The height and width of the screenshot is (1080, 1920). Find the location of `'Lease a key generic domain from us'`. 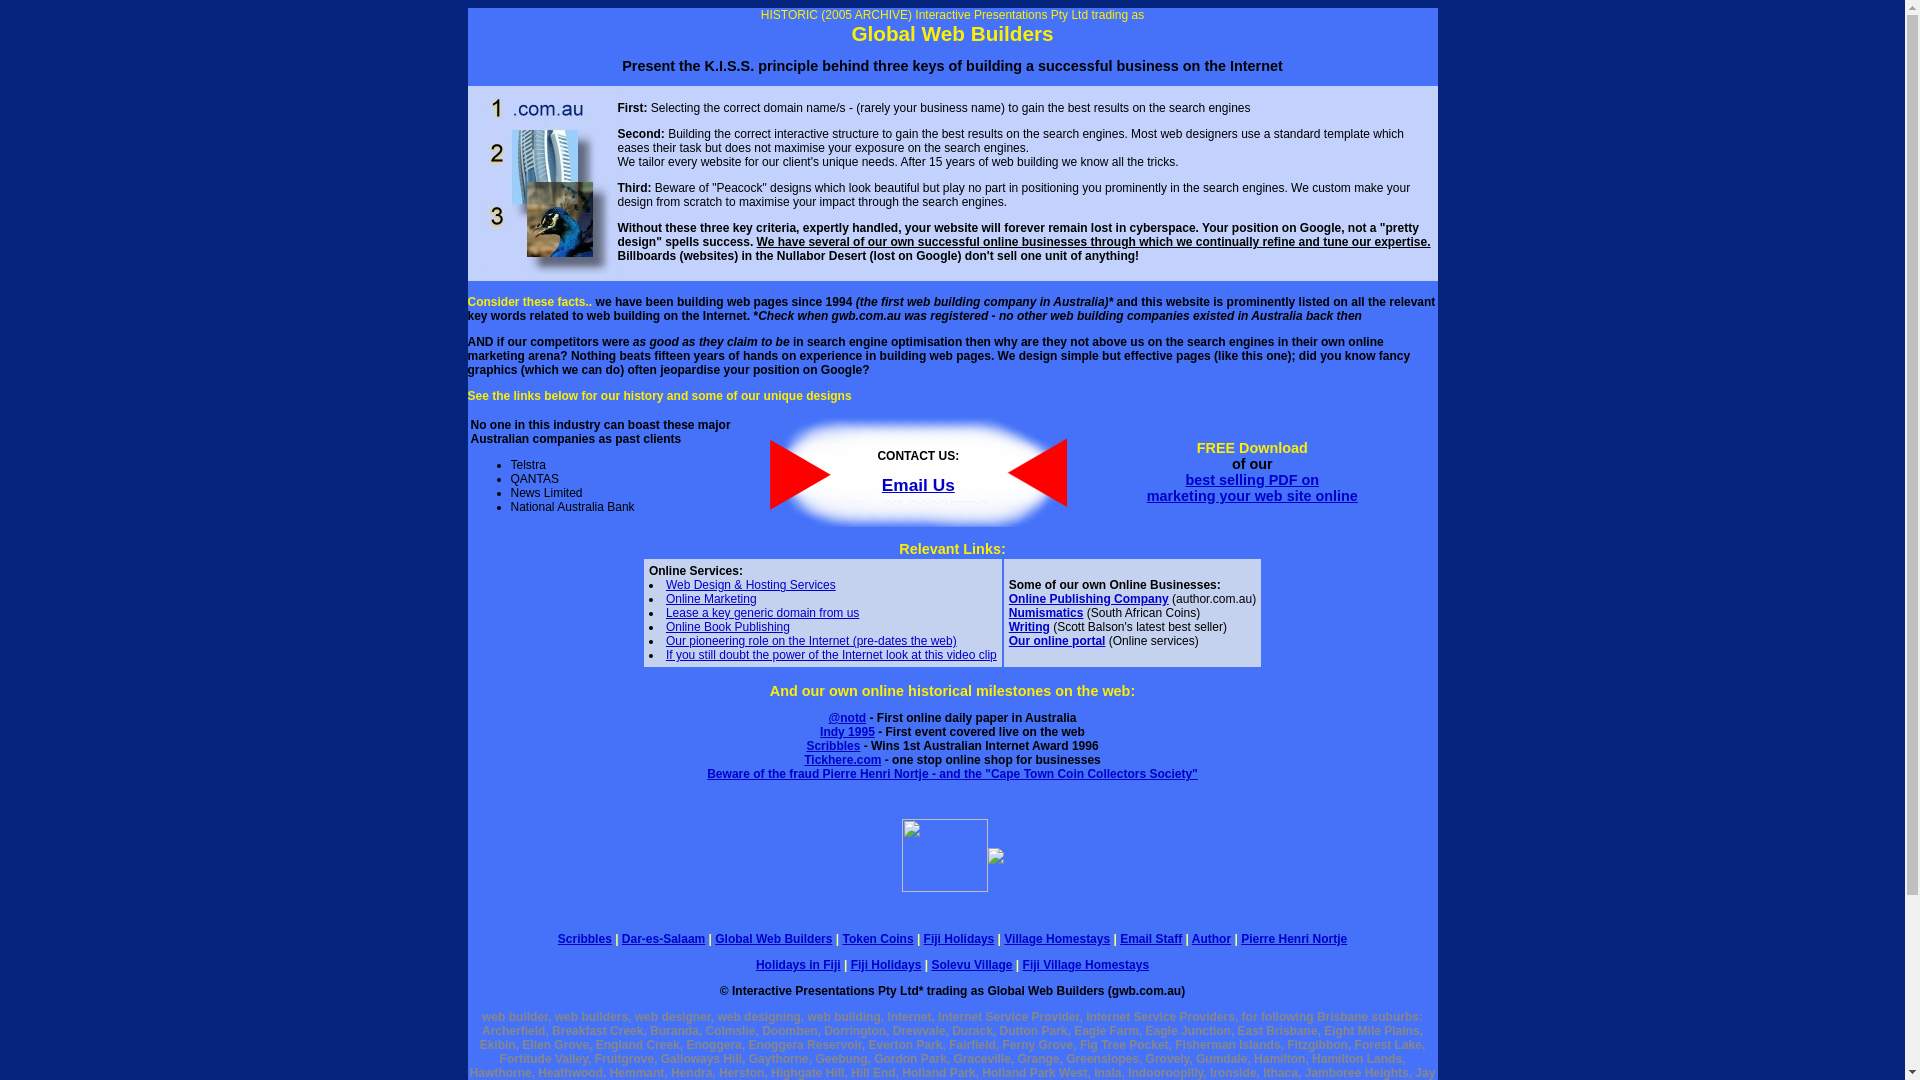

'Lease a key generic domain from us' is located at coordinates (761, 612).